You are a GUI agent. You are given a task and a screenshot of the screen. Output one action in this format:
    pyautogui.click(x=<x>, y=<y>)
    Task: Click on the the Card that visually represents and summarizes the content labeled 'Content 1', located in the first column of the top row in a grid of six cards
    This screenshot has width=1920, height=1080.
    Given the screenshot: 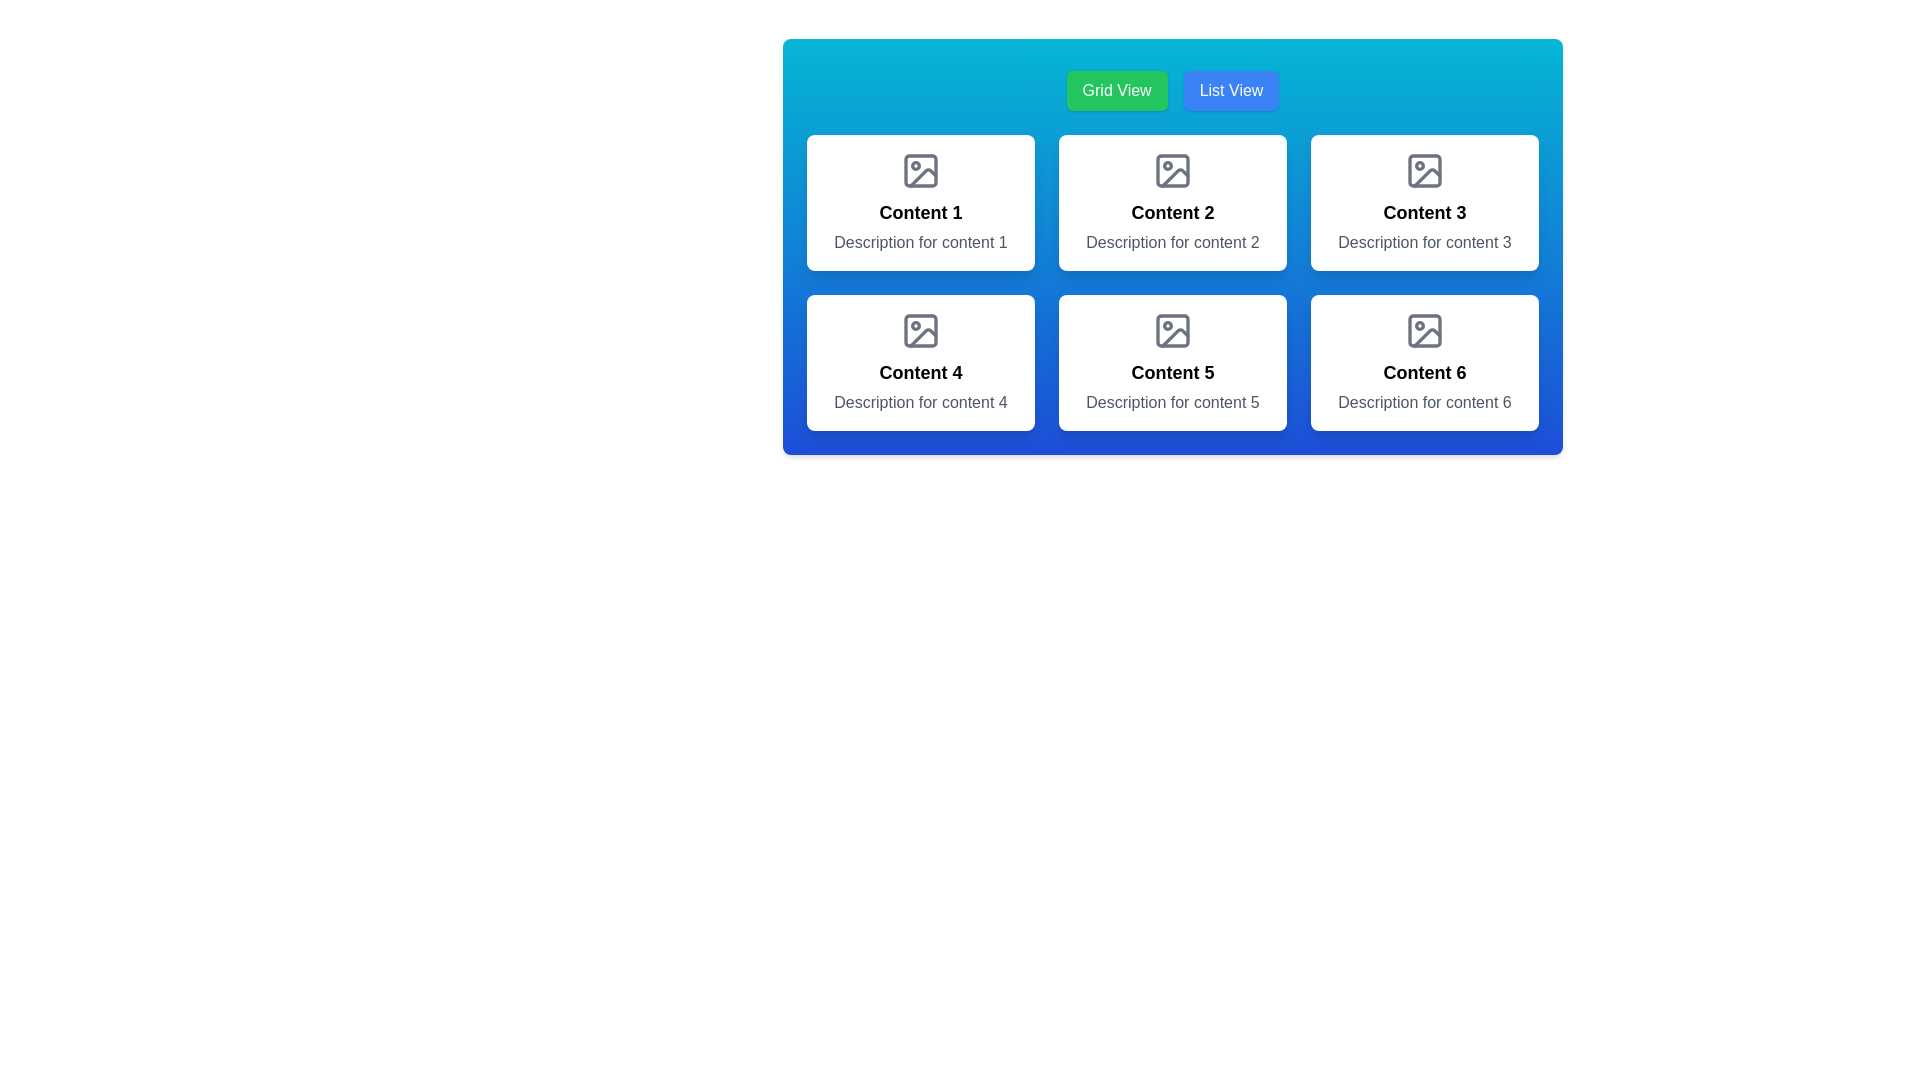 What is the action you would take?
    pyautogui.click(x=920, y=203)
    